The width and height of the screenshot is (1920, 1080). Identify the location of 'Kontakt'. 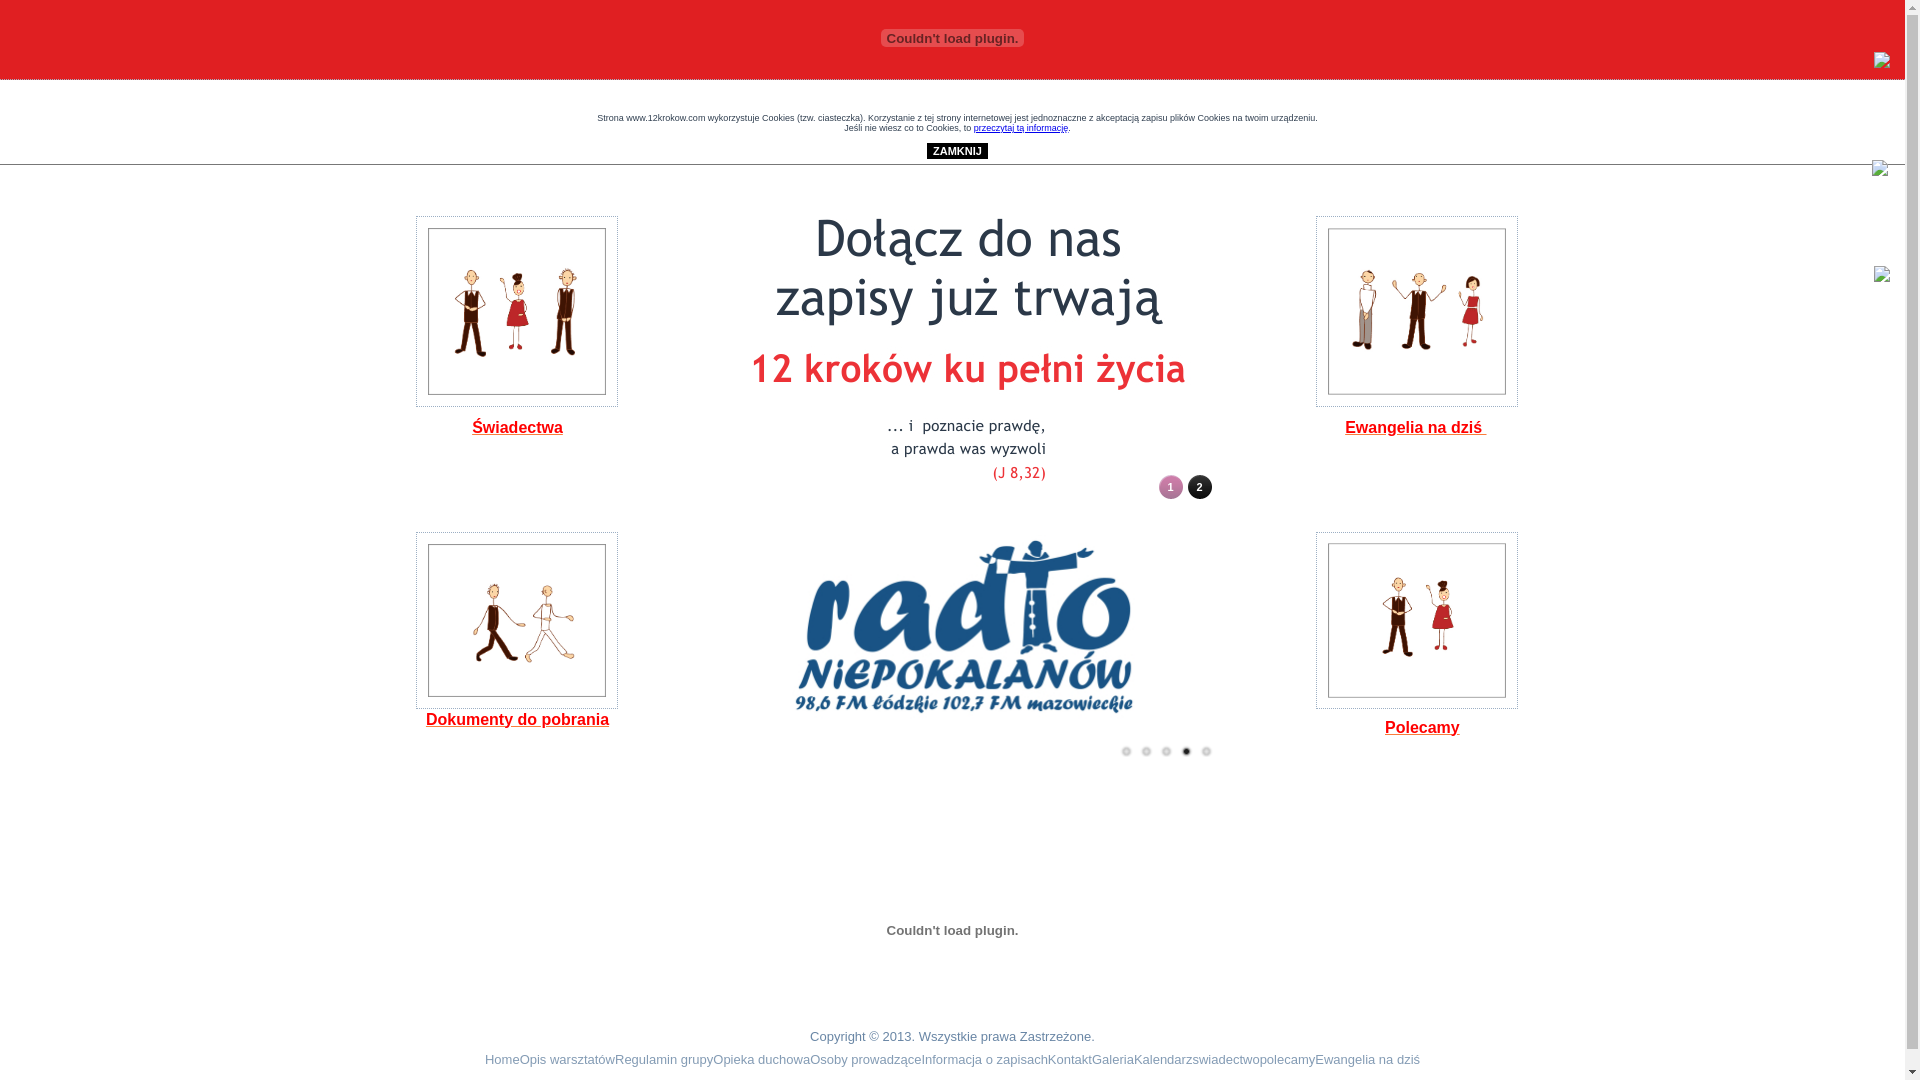
(1069, 1059).